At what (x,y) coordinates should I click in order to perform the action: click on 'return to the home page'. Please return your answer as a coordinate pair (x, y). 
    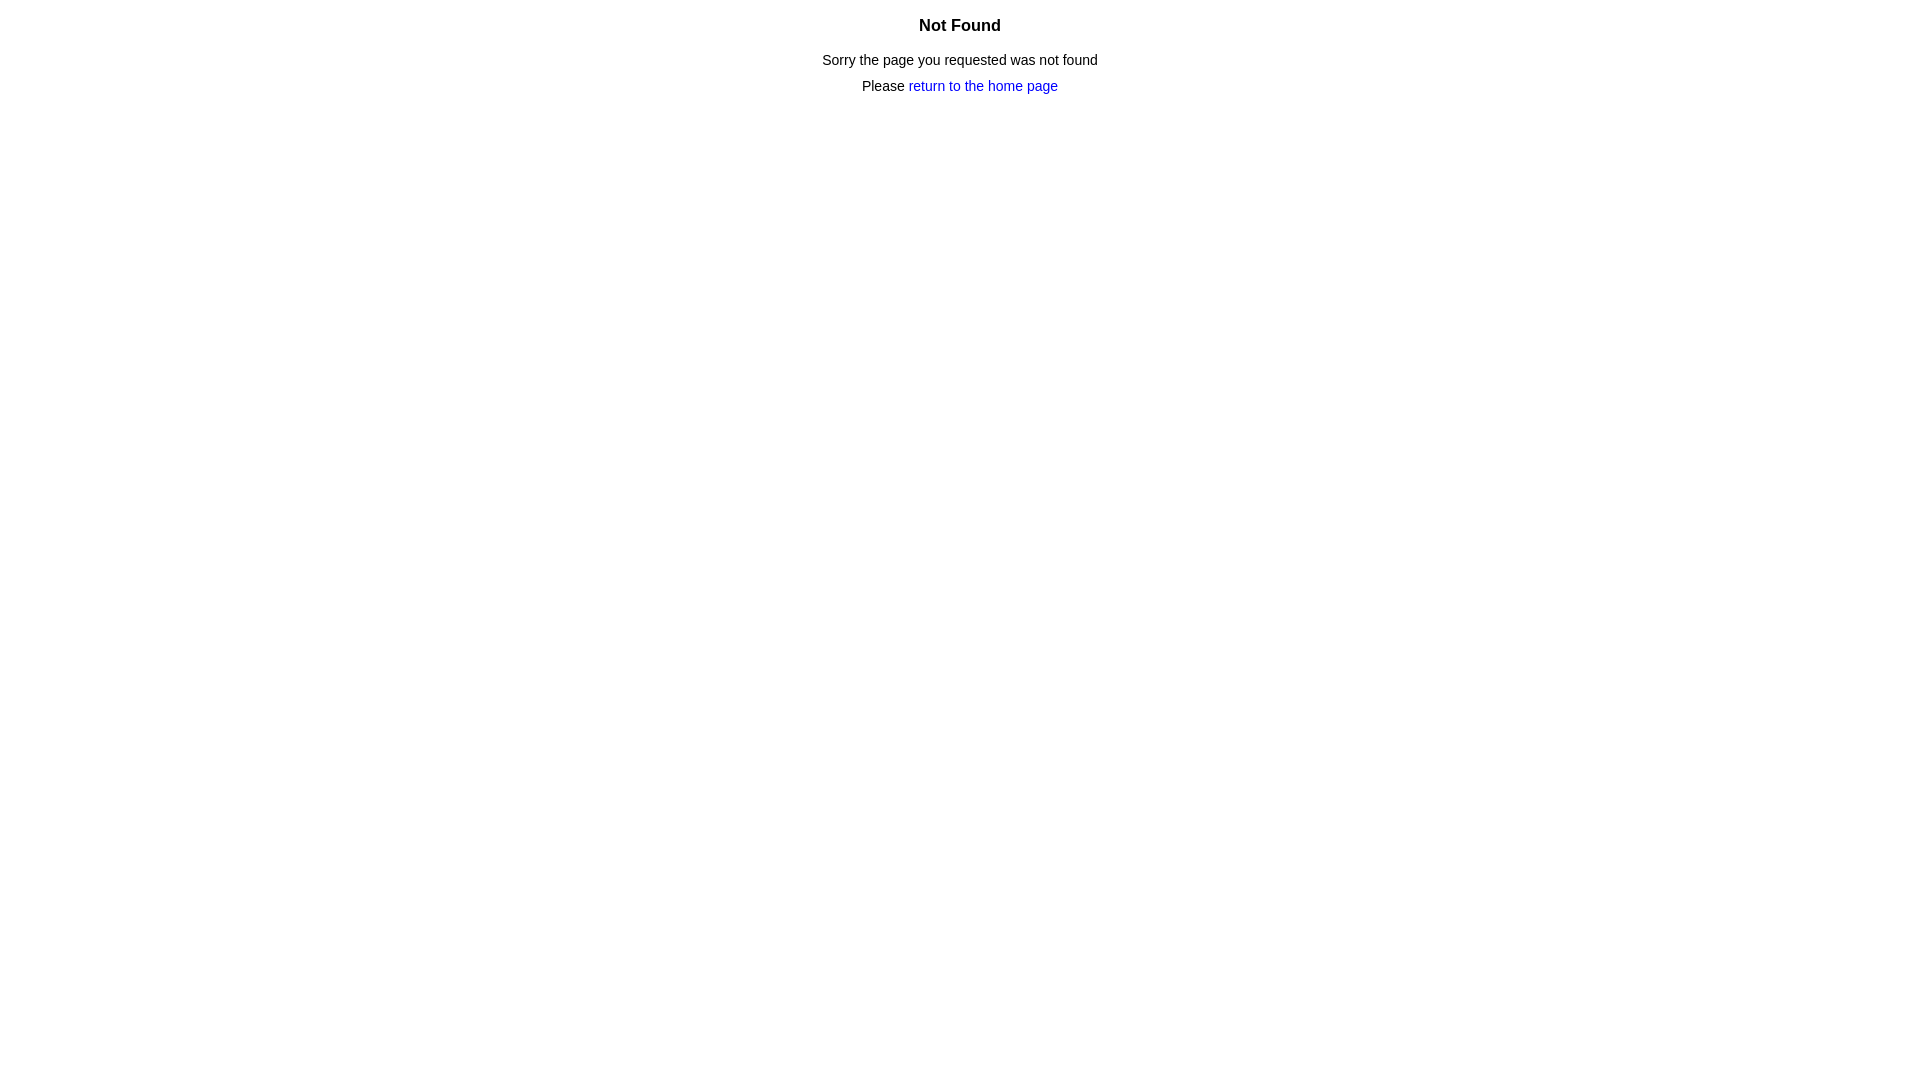
    Looking at the image, I should click on (983, 84).